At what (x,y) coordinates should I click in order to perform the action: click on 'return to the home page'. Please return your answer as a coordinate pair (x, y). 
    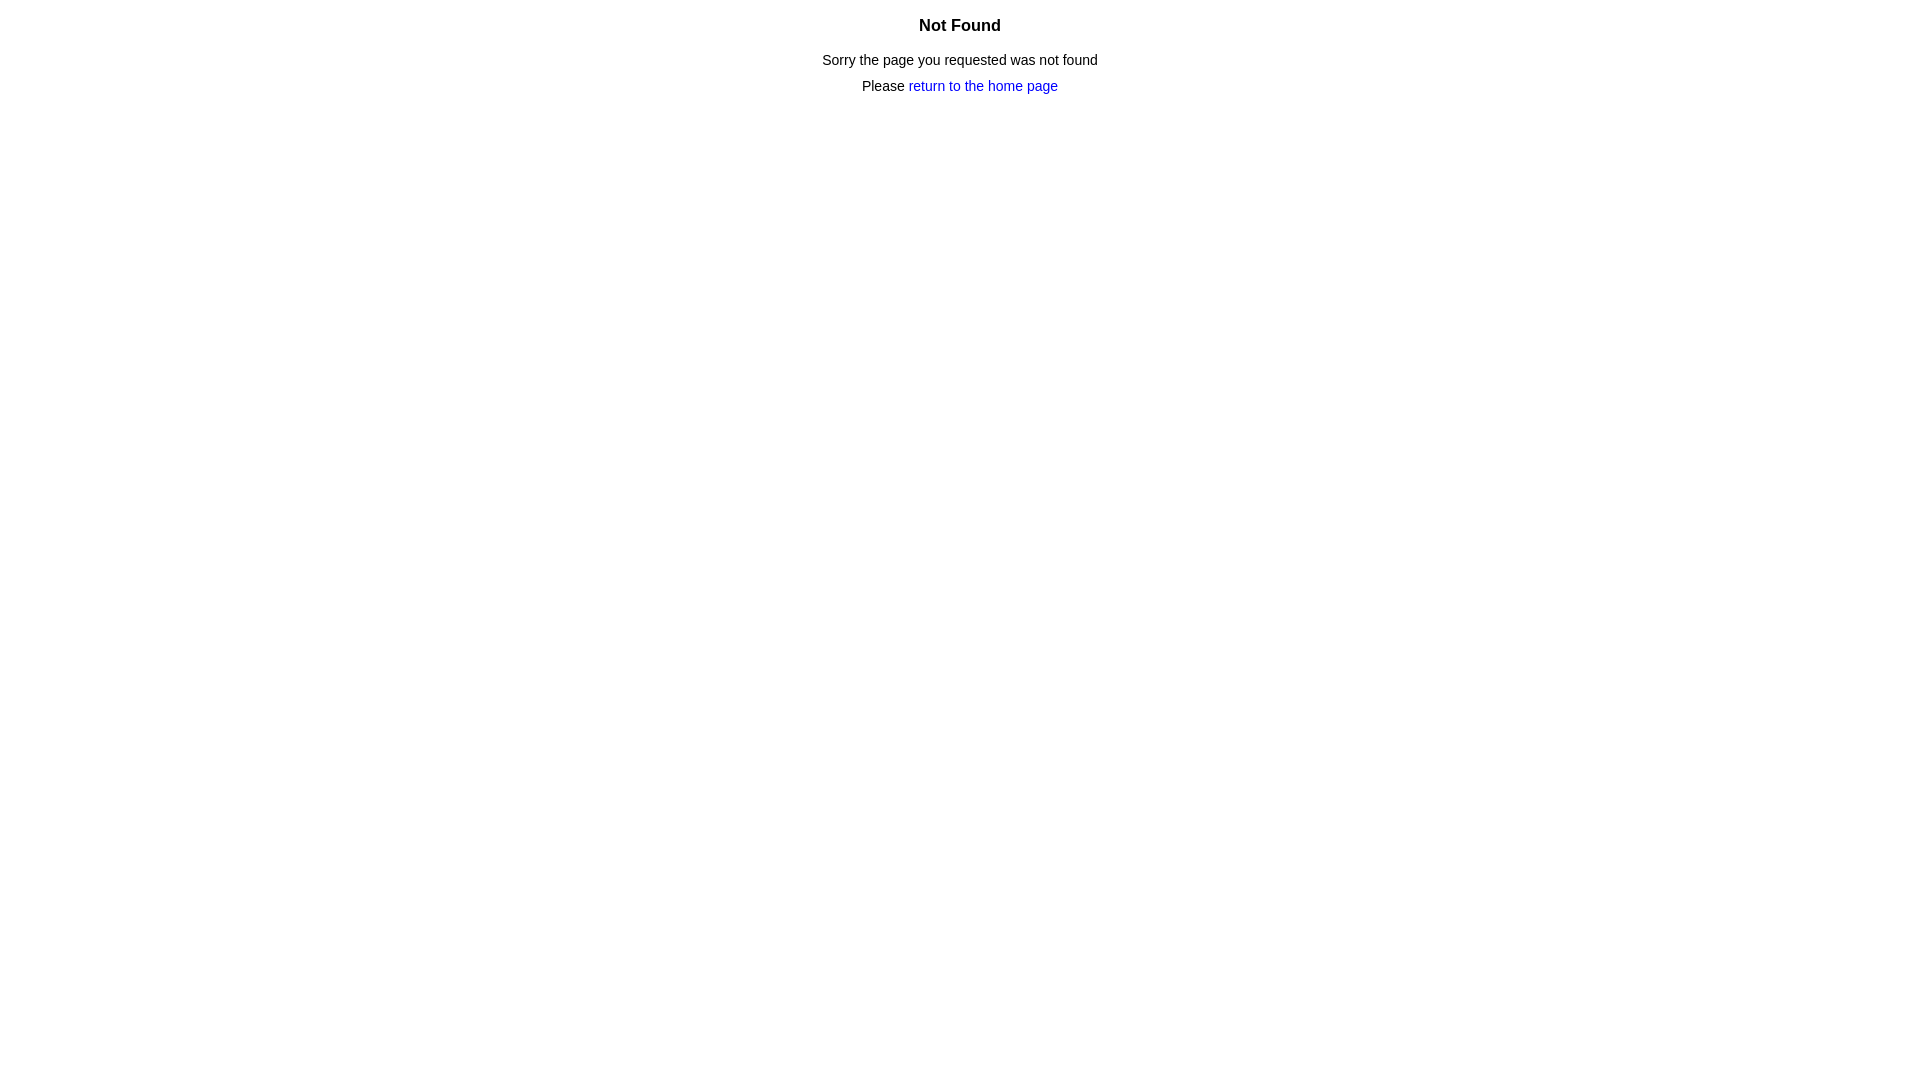
    Looking at the image, I should click on (983, 84).